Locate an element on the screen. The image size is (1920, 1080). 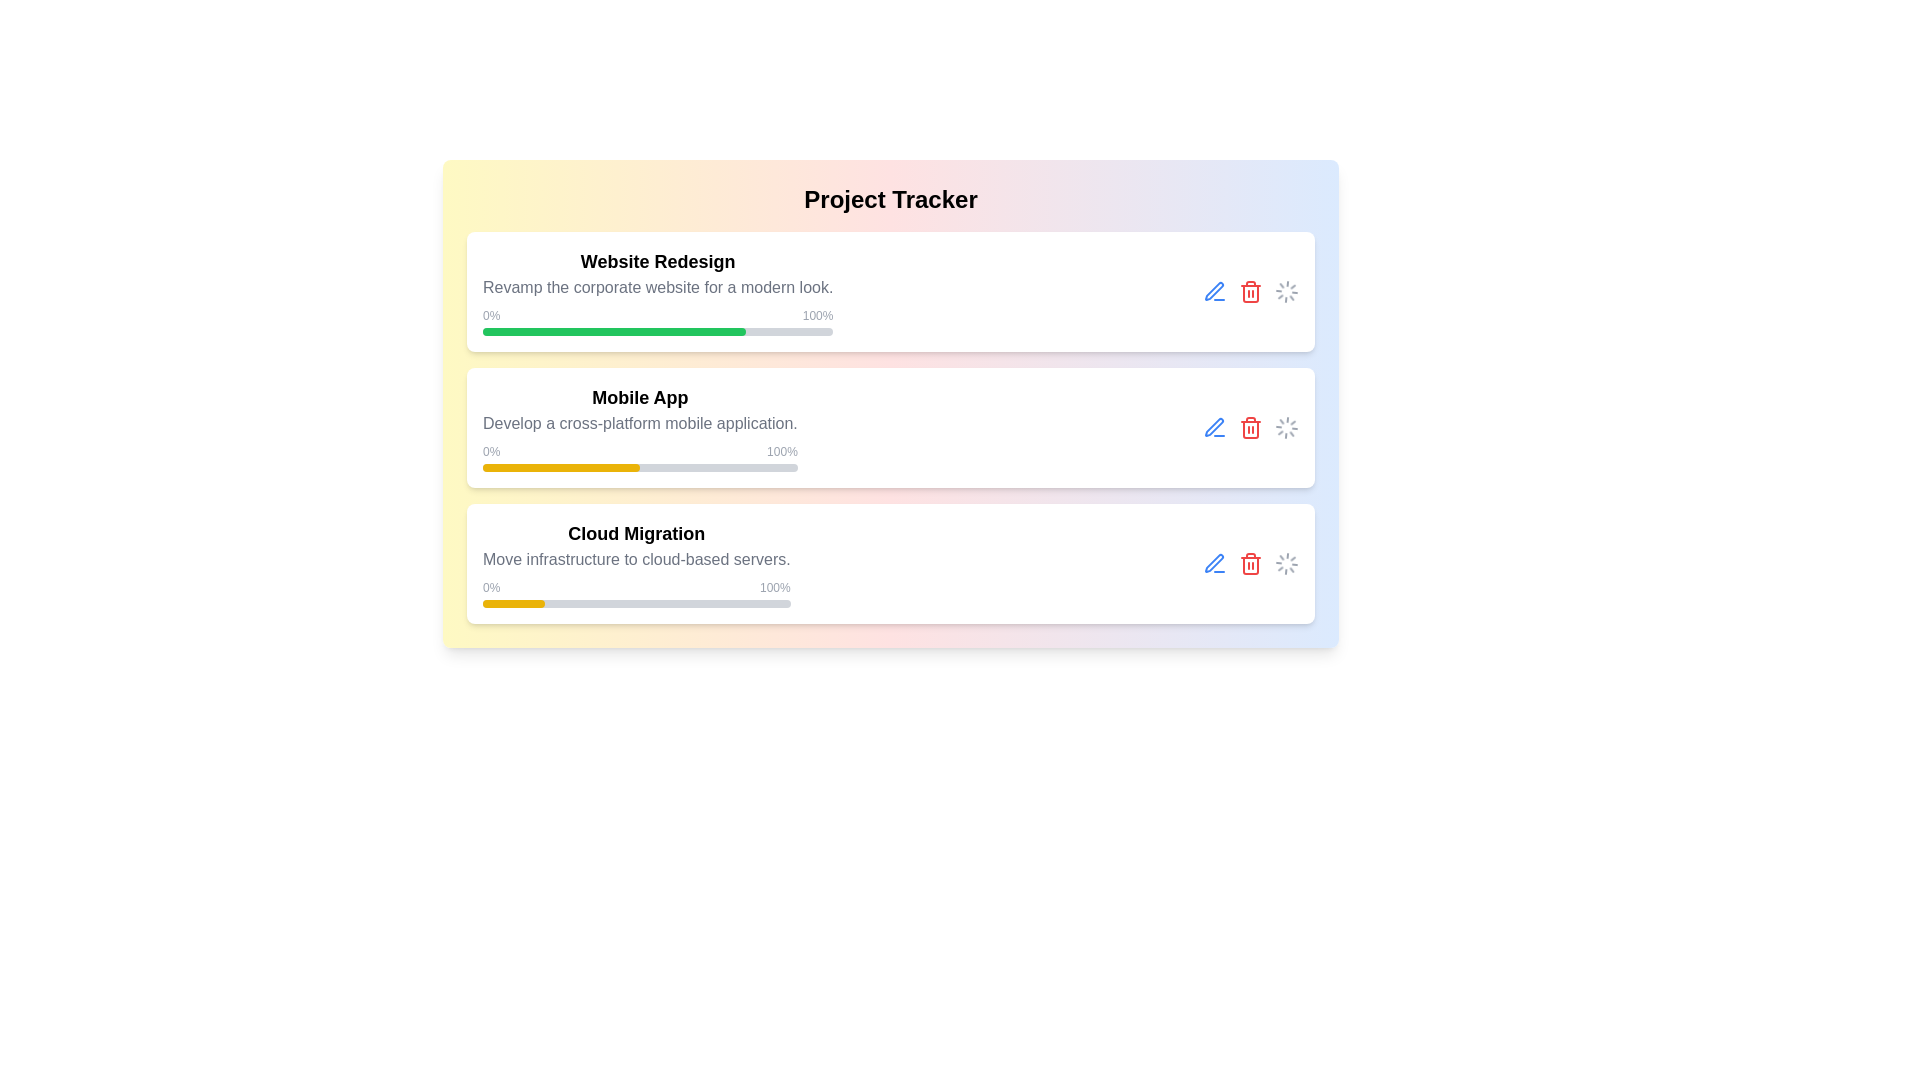
the project name to view its details is located at coordinates (657, 292).